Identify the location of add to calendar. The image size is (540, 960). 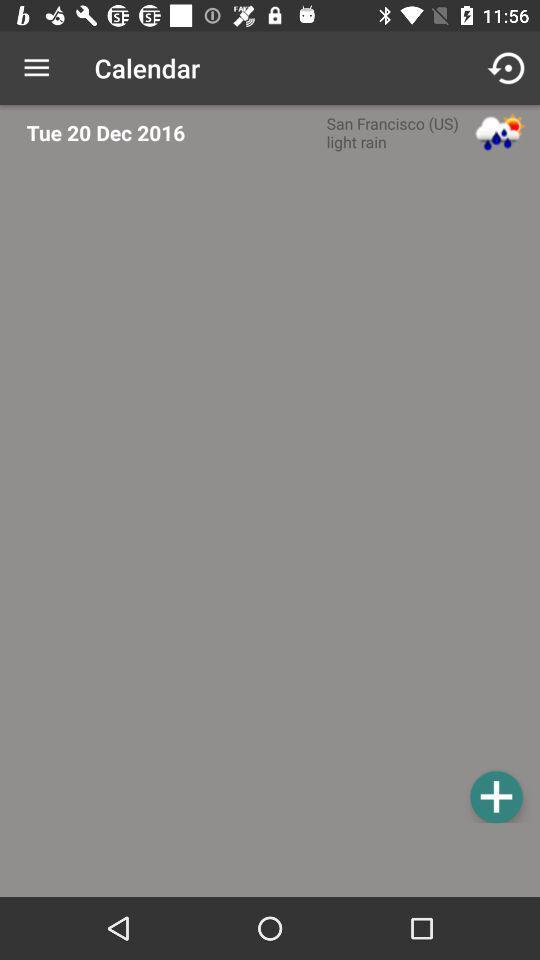
(495, 796).